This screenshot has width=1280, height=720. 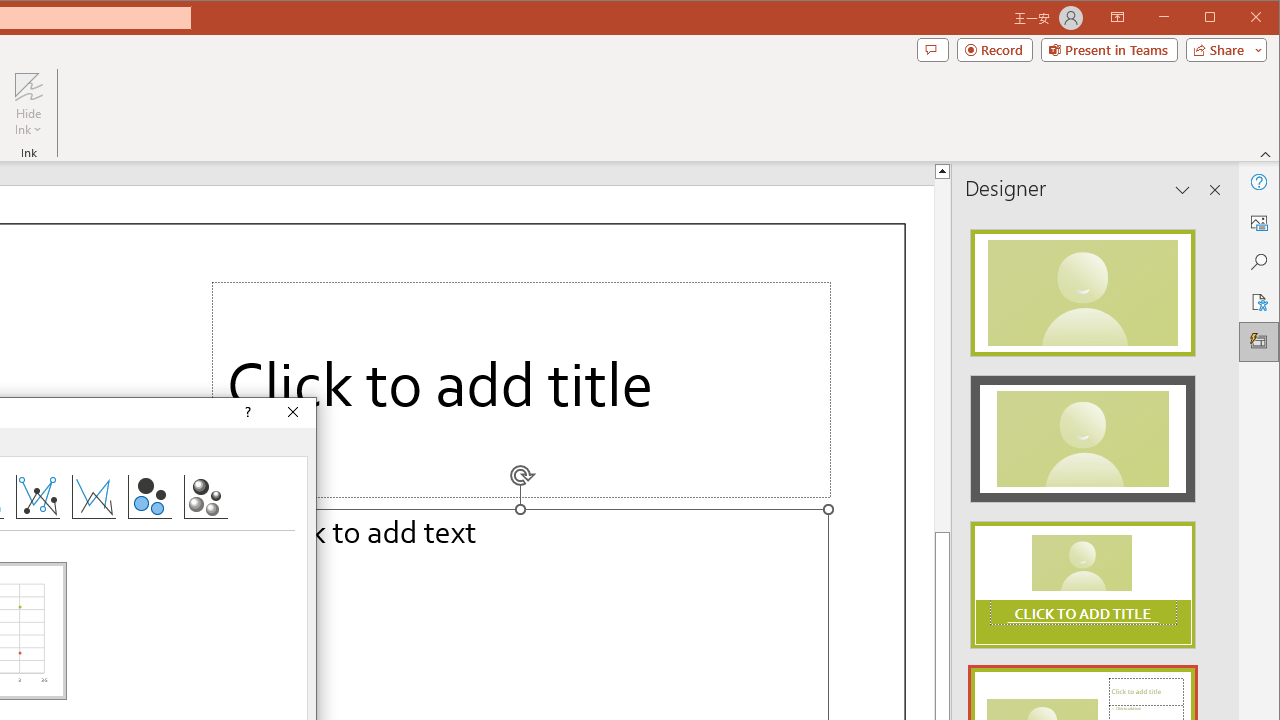 What do you see at coordinates (1257, 222) in the screenshot?
I see `'Alt Text'` at bounding box center [1257, 222].